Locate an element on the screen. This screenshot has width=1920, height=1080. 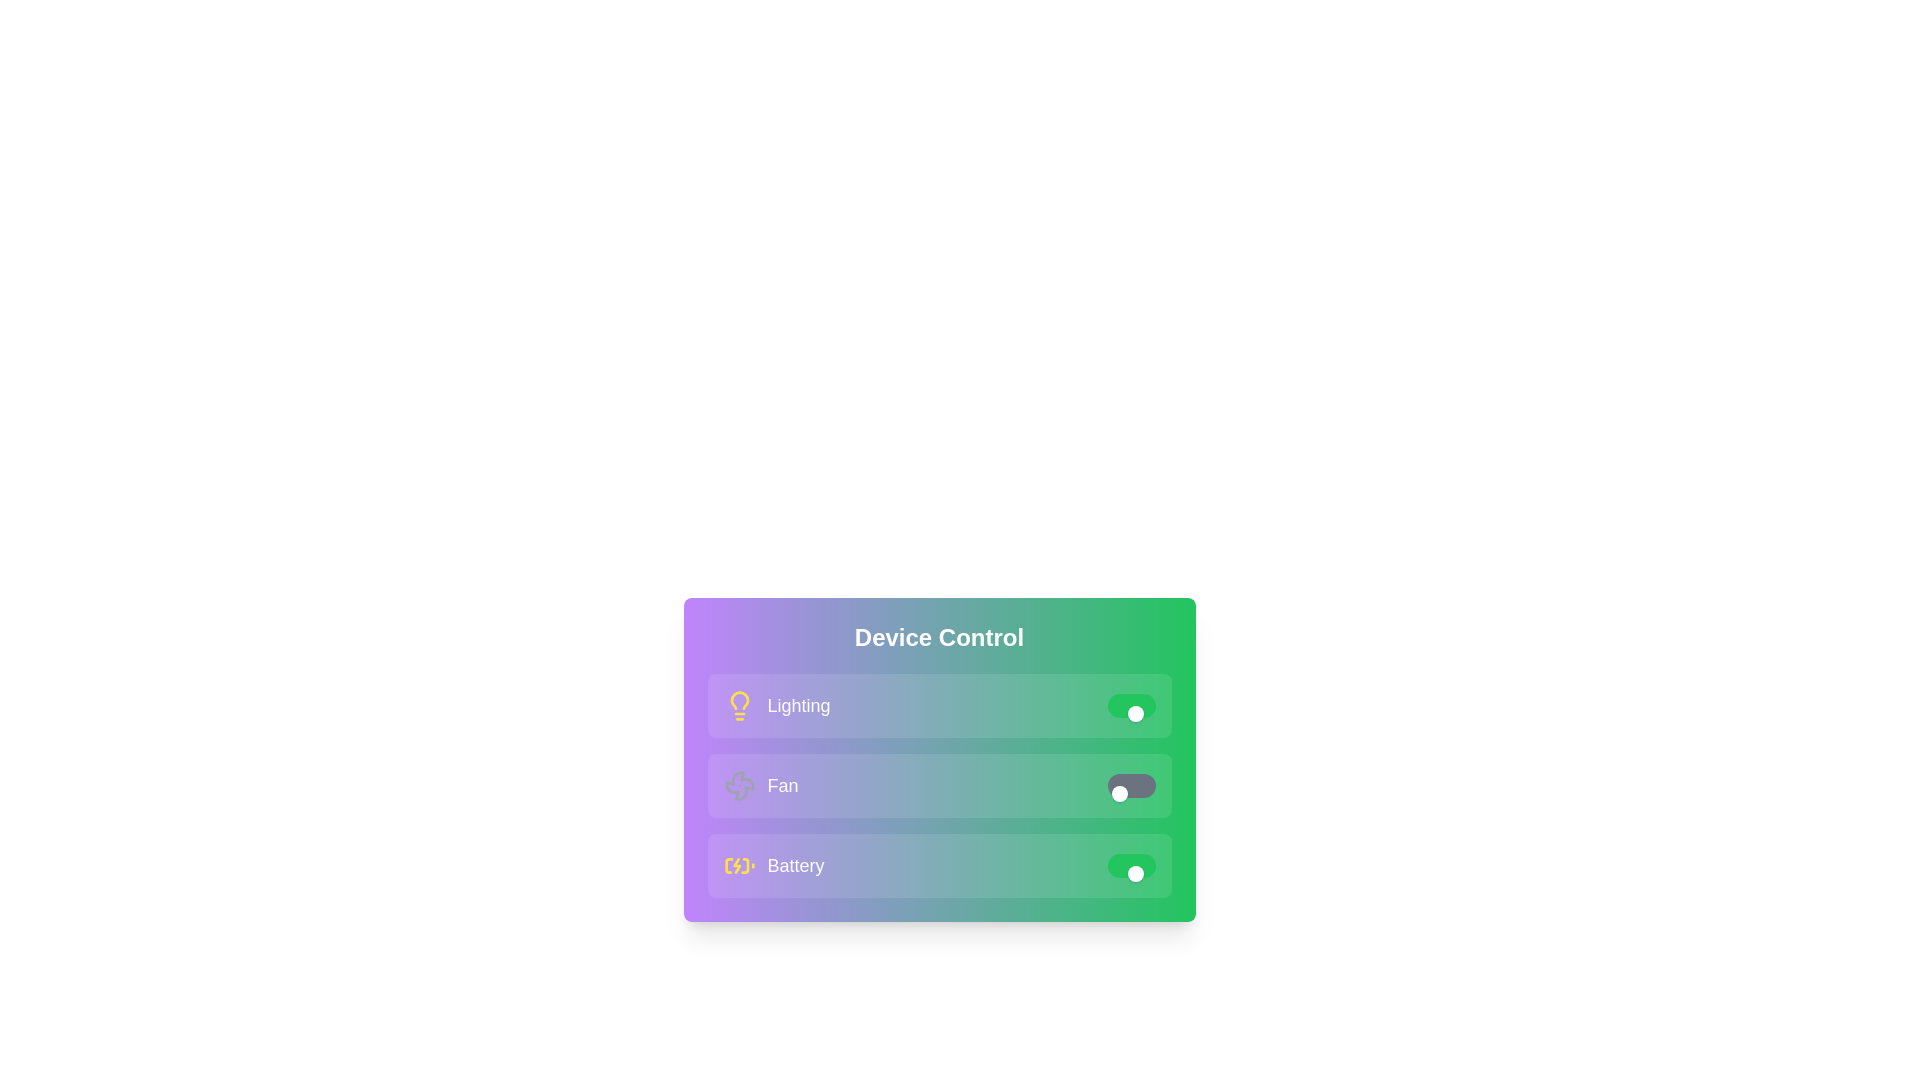
the icon representing Lighting is located at coordinates (738, 704).